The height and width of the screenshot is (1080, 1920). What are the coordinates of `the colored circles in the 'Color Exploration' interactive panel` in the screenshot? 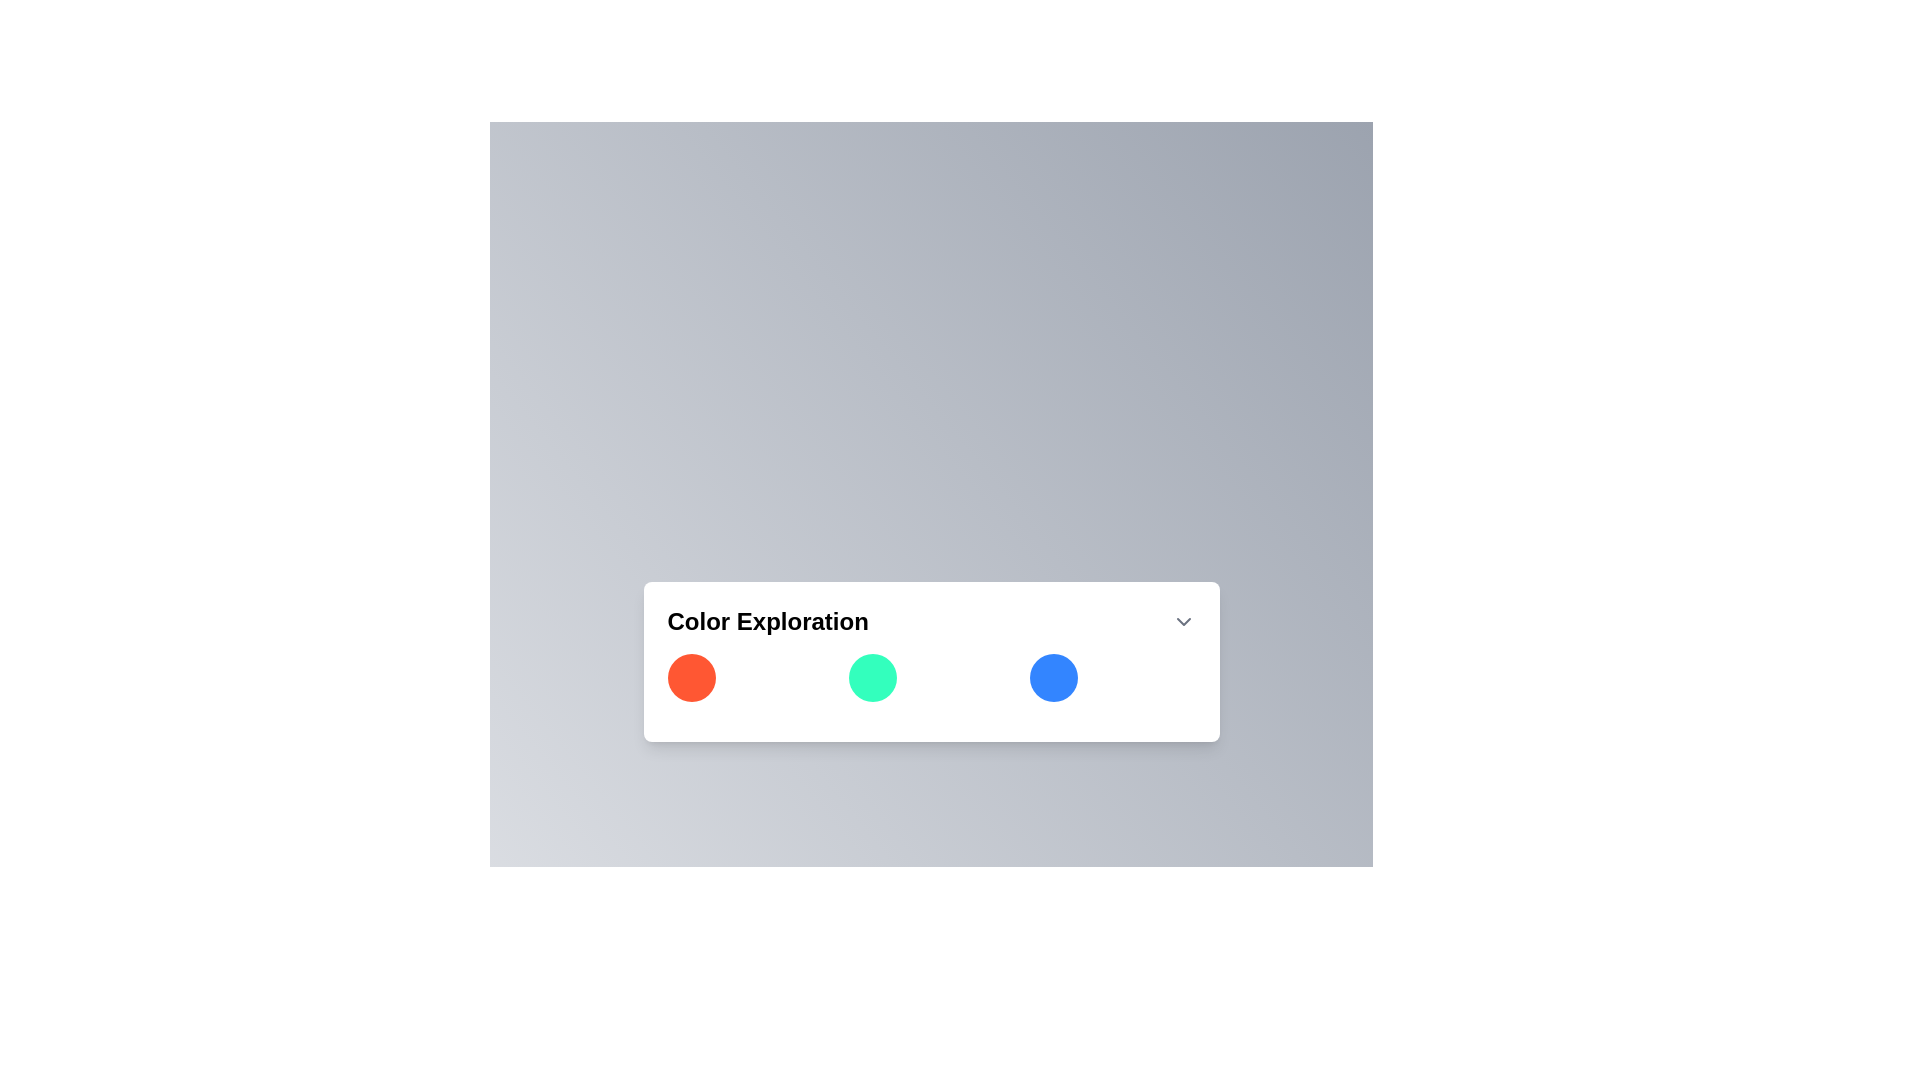 It's located at (930, 662).